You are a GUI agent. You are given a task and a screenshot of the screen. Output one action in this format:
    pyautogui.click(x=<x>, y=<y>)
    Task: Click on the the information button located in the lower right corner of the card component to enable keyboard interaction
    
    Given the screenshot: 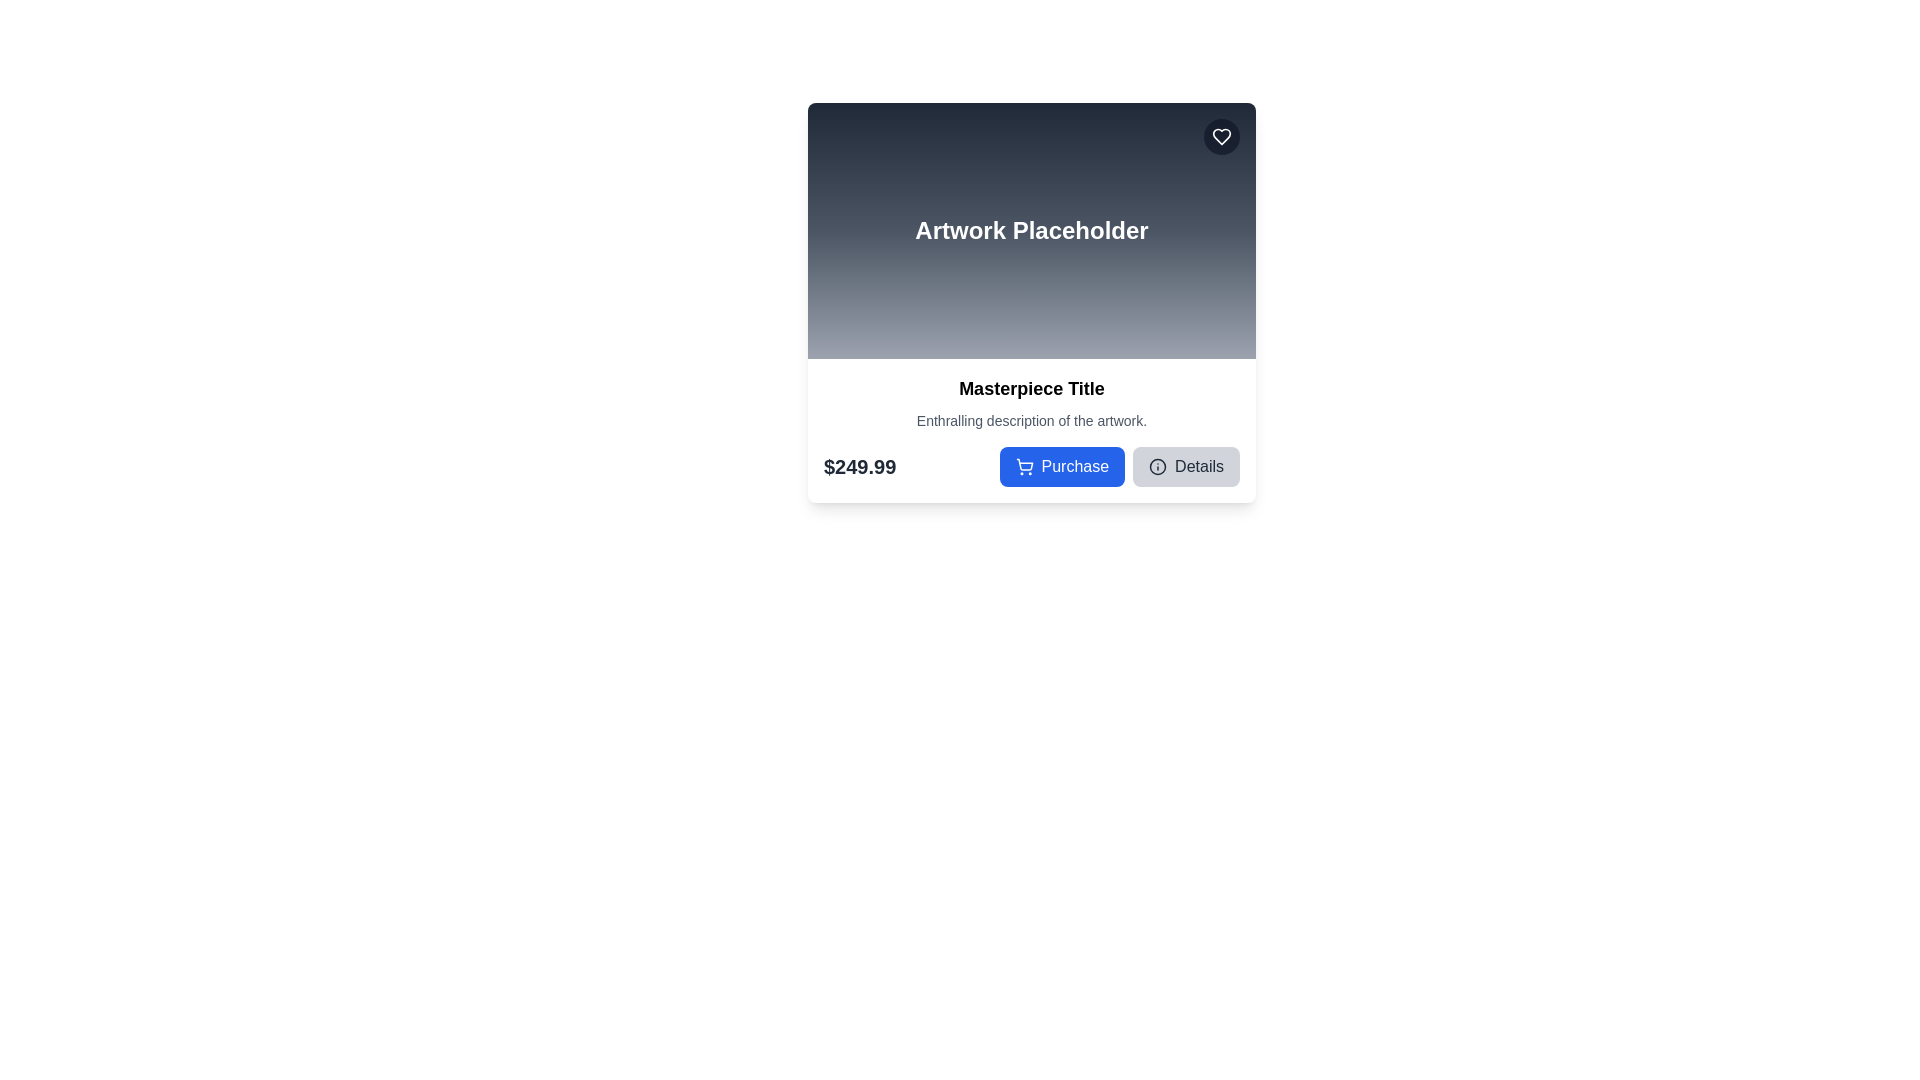 What is the action you would take?
    pyautogui.click(x=1186, y=466)
    